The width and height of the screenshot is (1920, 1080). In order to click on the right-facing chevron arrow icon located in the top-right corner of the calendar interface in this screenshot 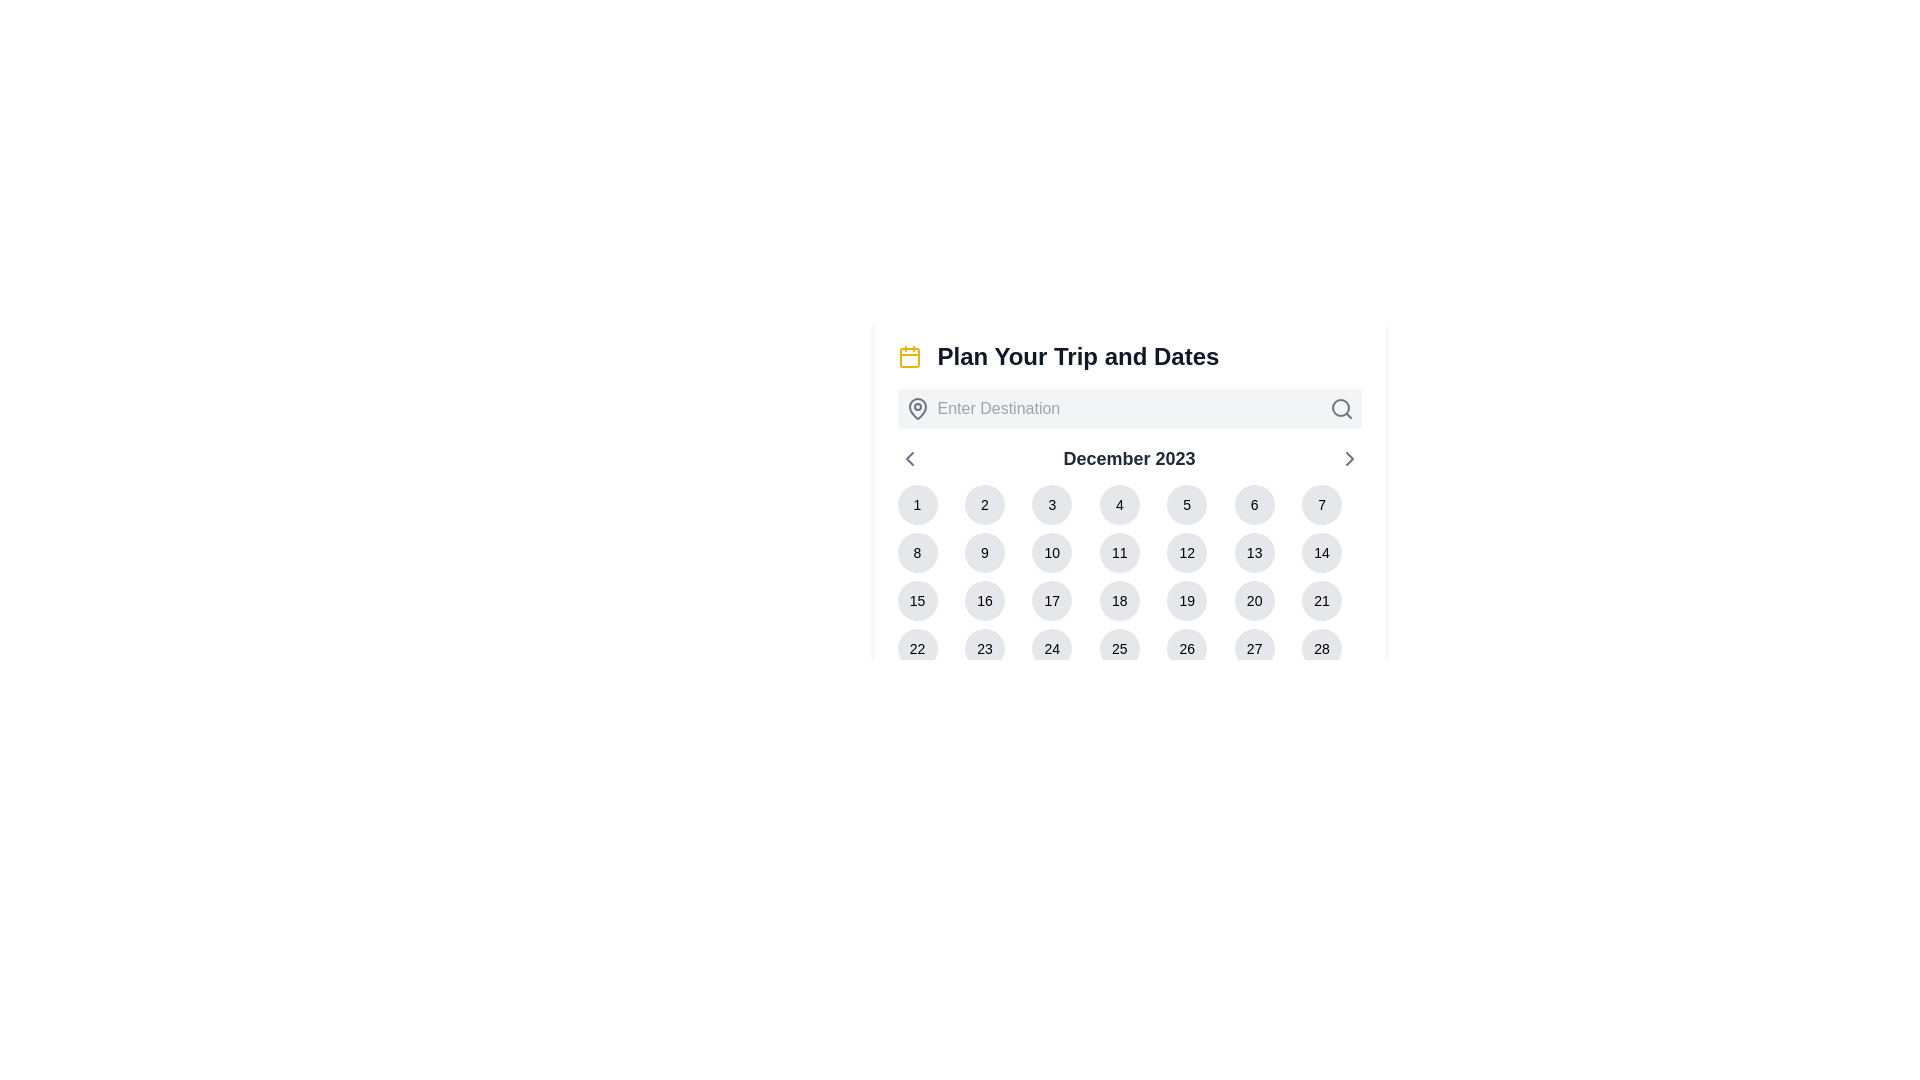, I will do `click(1349, 459)`.